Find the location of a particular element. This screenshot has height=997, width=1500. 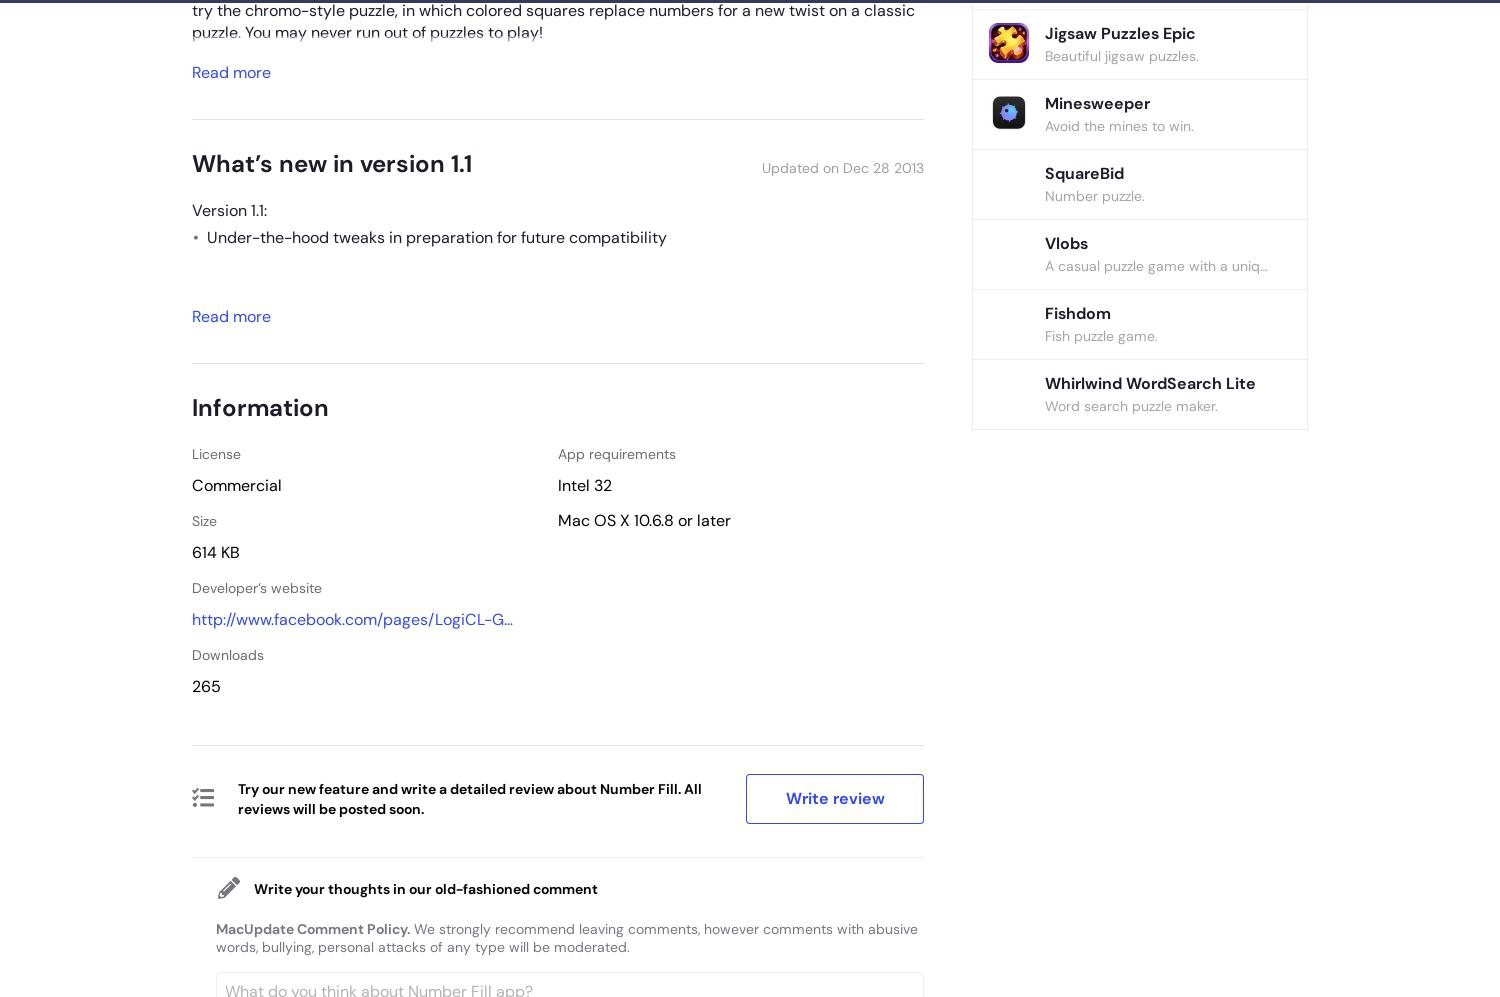

'Avoid the mines to win.' is located at coordinates (1118, 126).